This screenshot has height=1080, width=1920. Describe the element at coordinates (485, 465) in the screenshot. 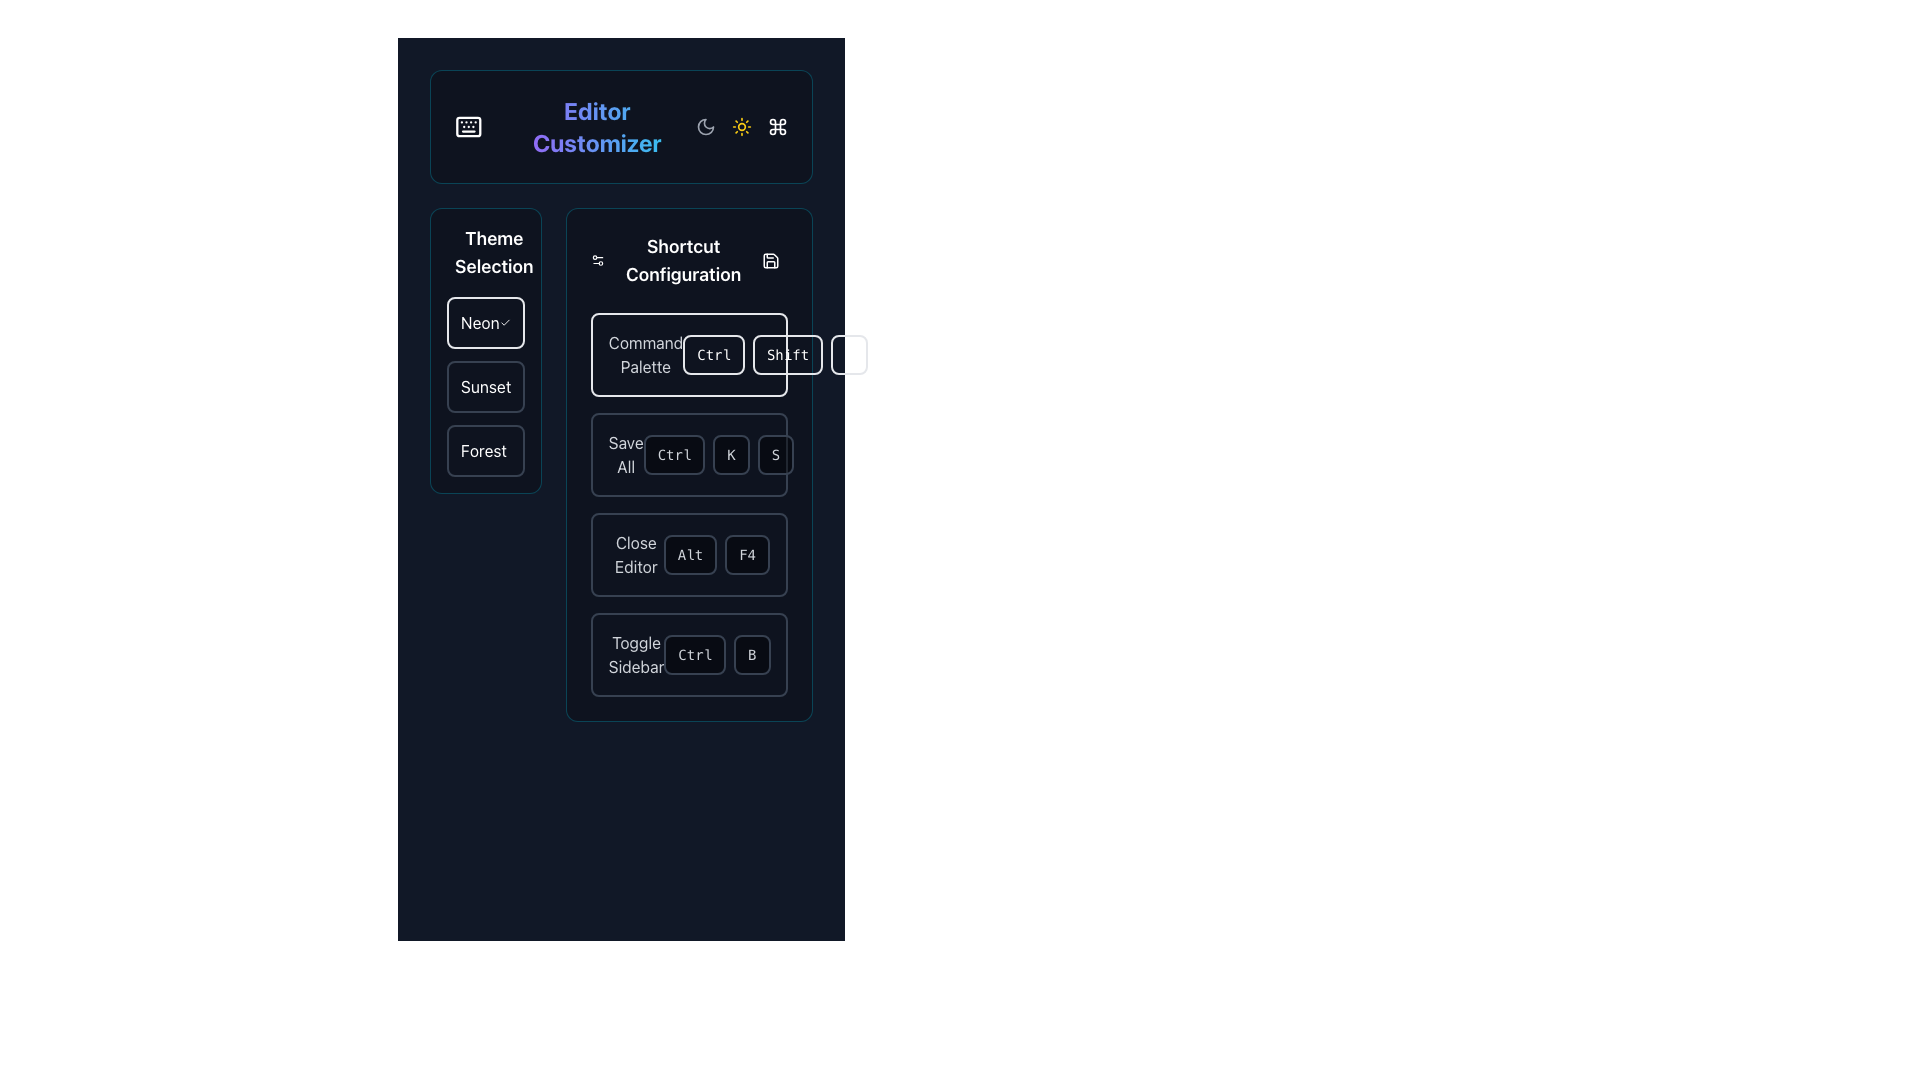

I see `the 'Forest' button in the vertical sidebar menu` at that location.